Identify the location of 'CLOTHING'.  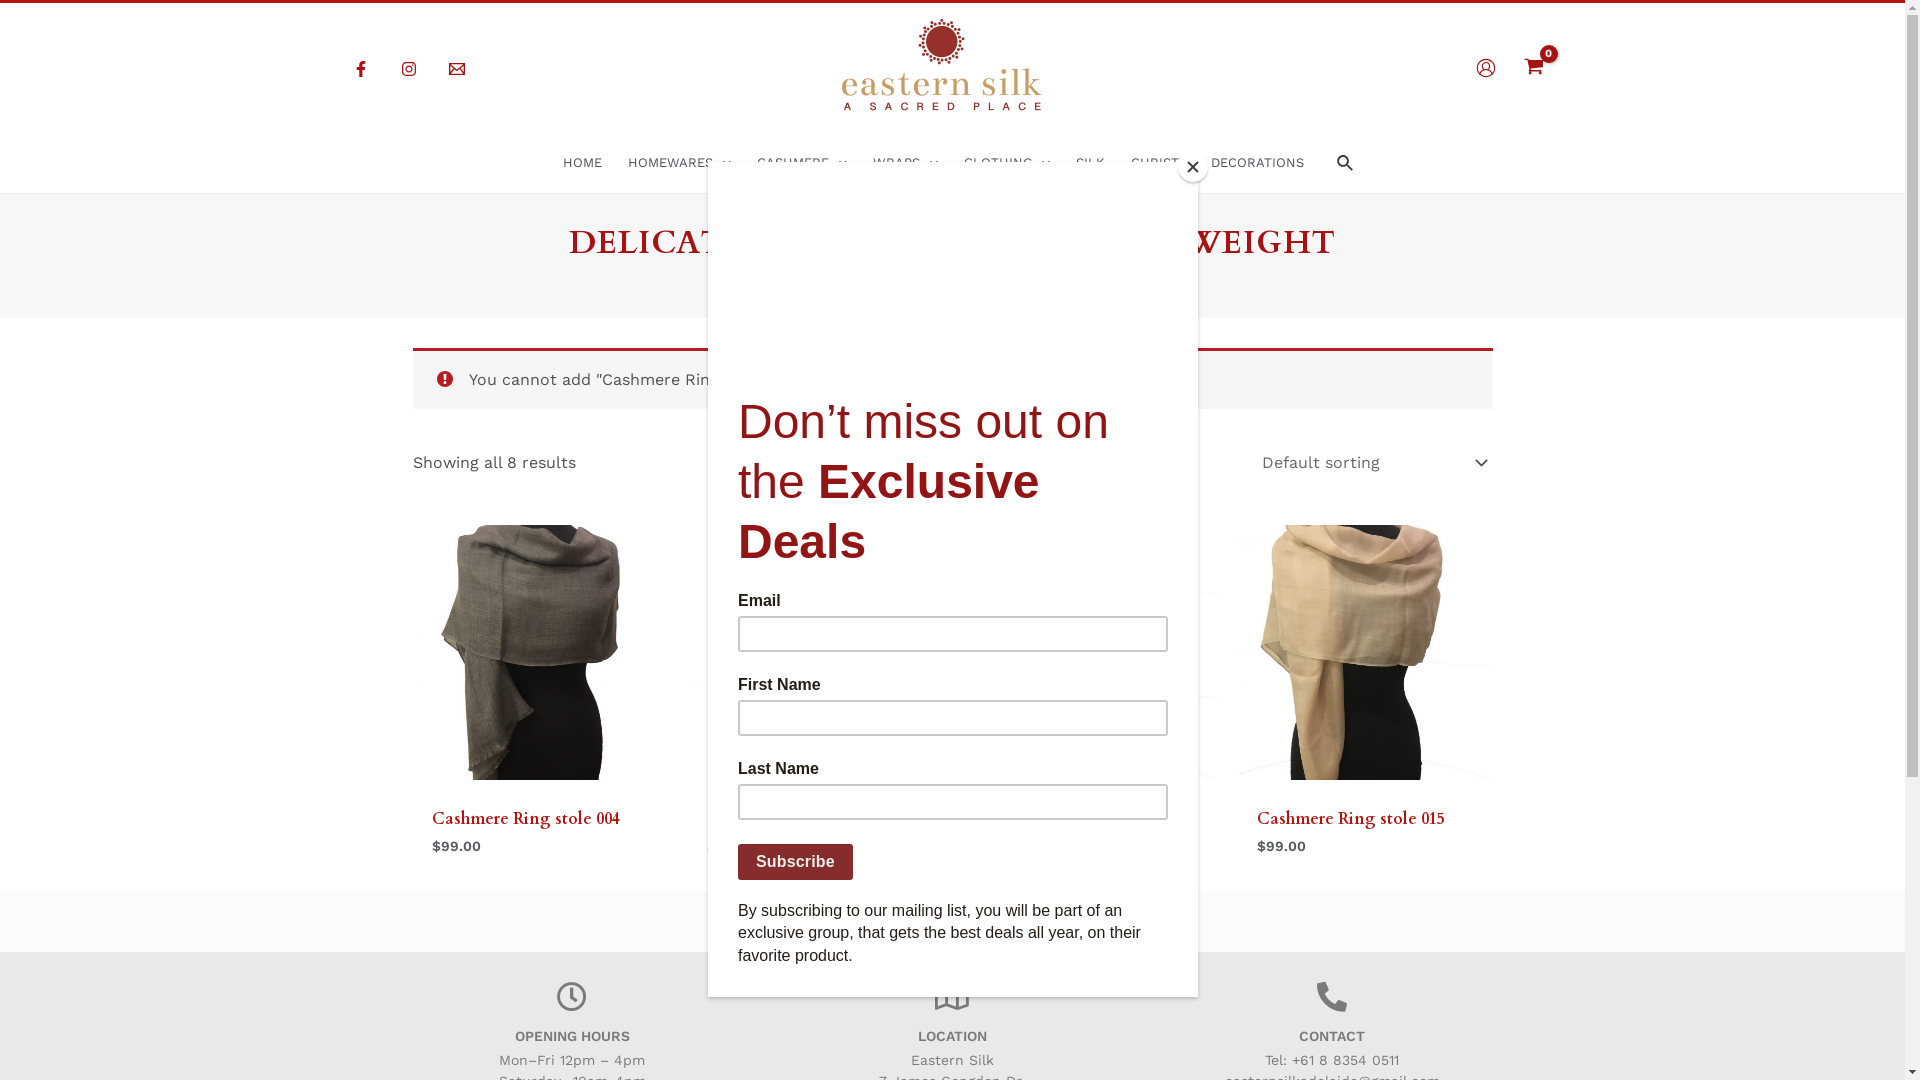
(1007, 161).